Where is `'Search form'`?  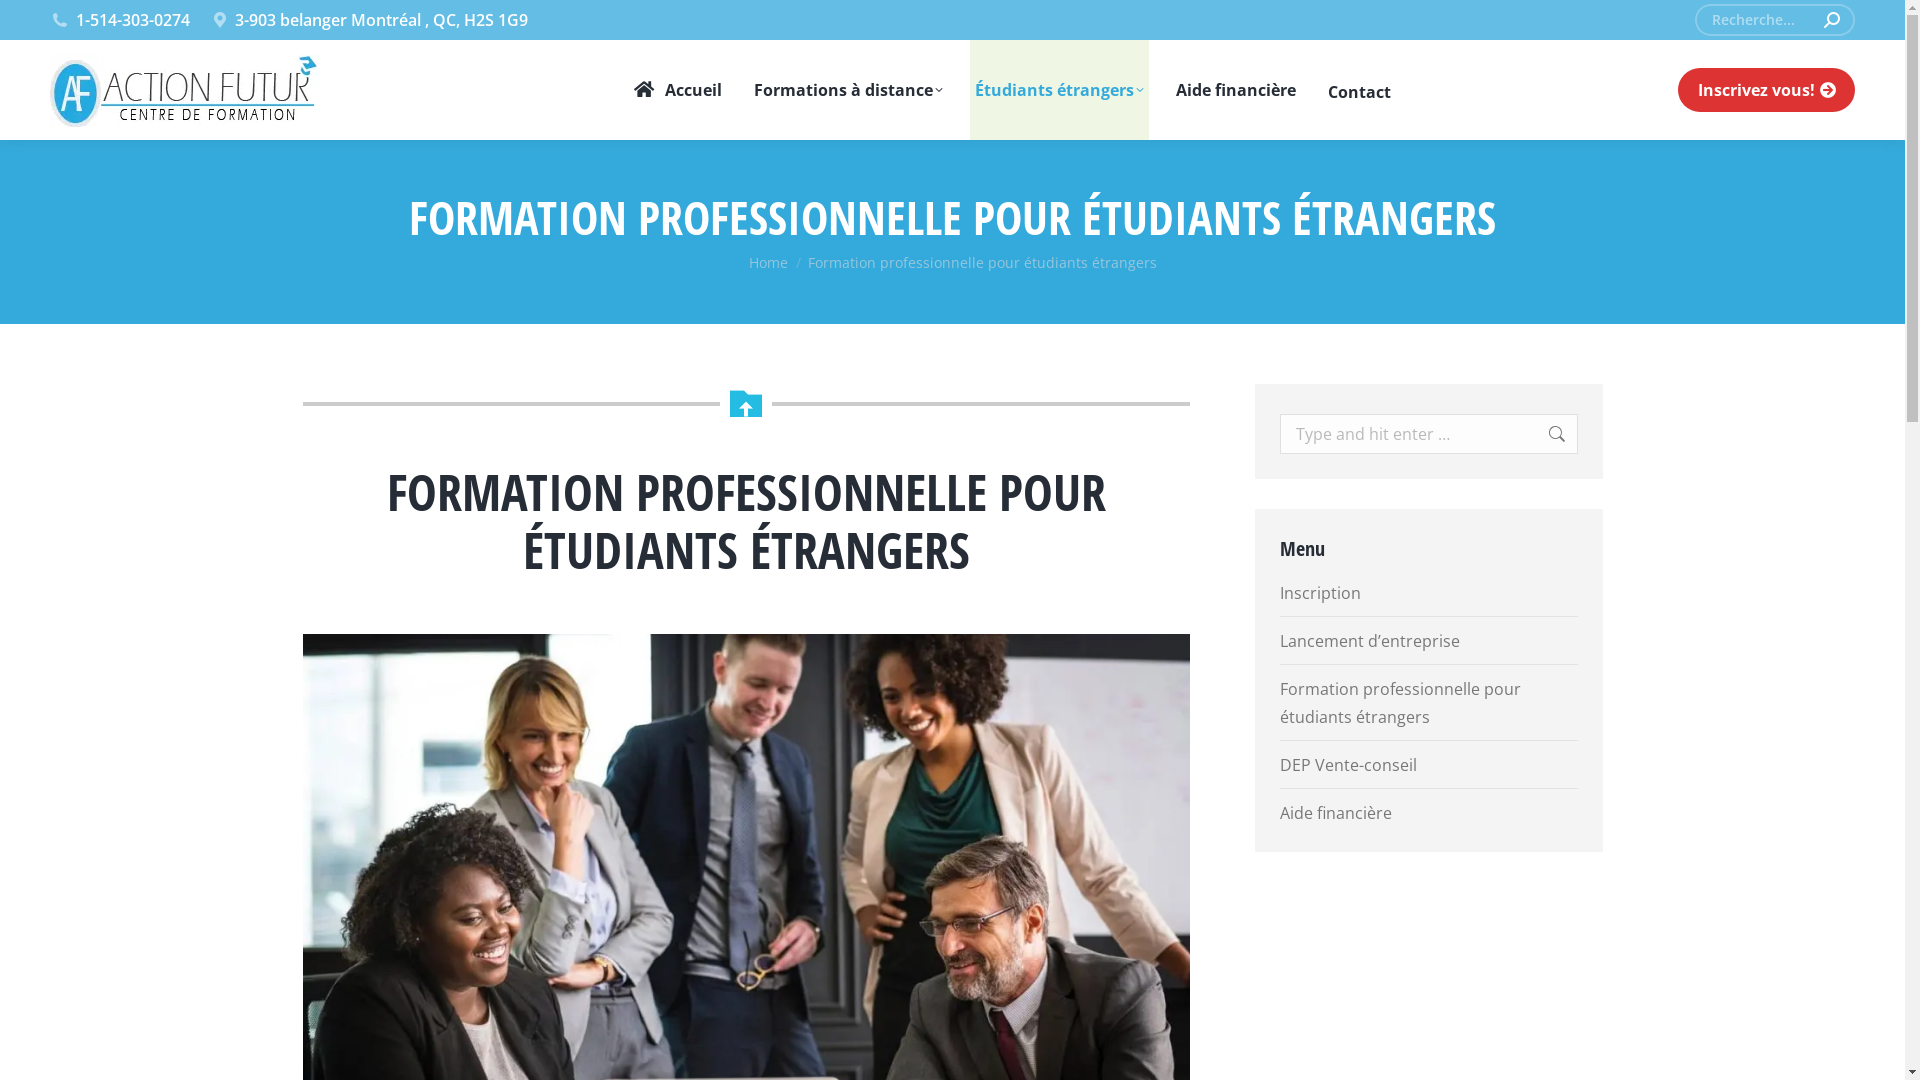
'Search form' is located at coordinates (1775, 19).